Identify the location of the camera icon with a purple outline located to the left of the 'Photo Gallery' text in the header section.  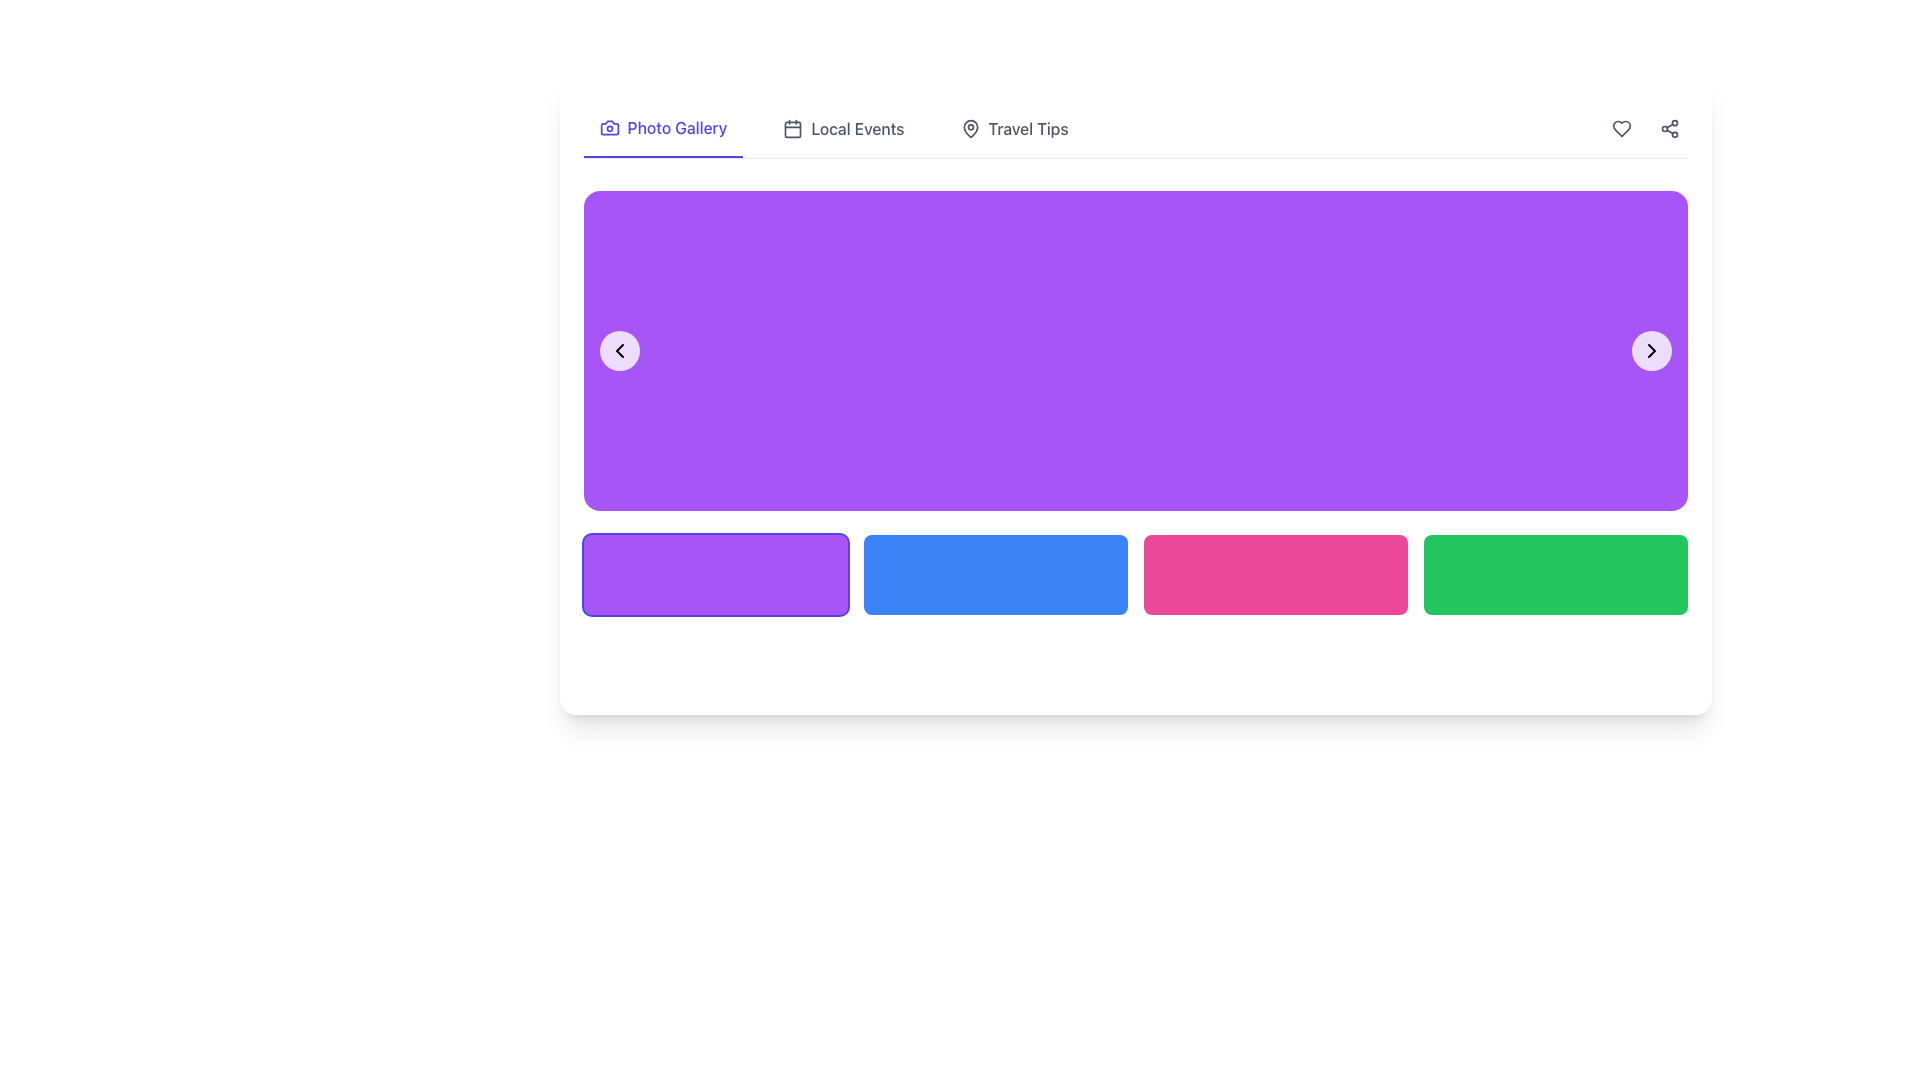
(608, 127).